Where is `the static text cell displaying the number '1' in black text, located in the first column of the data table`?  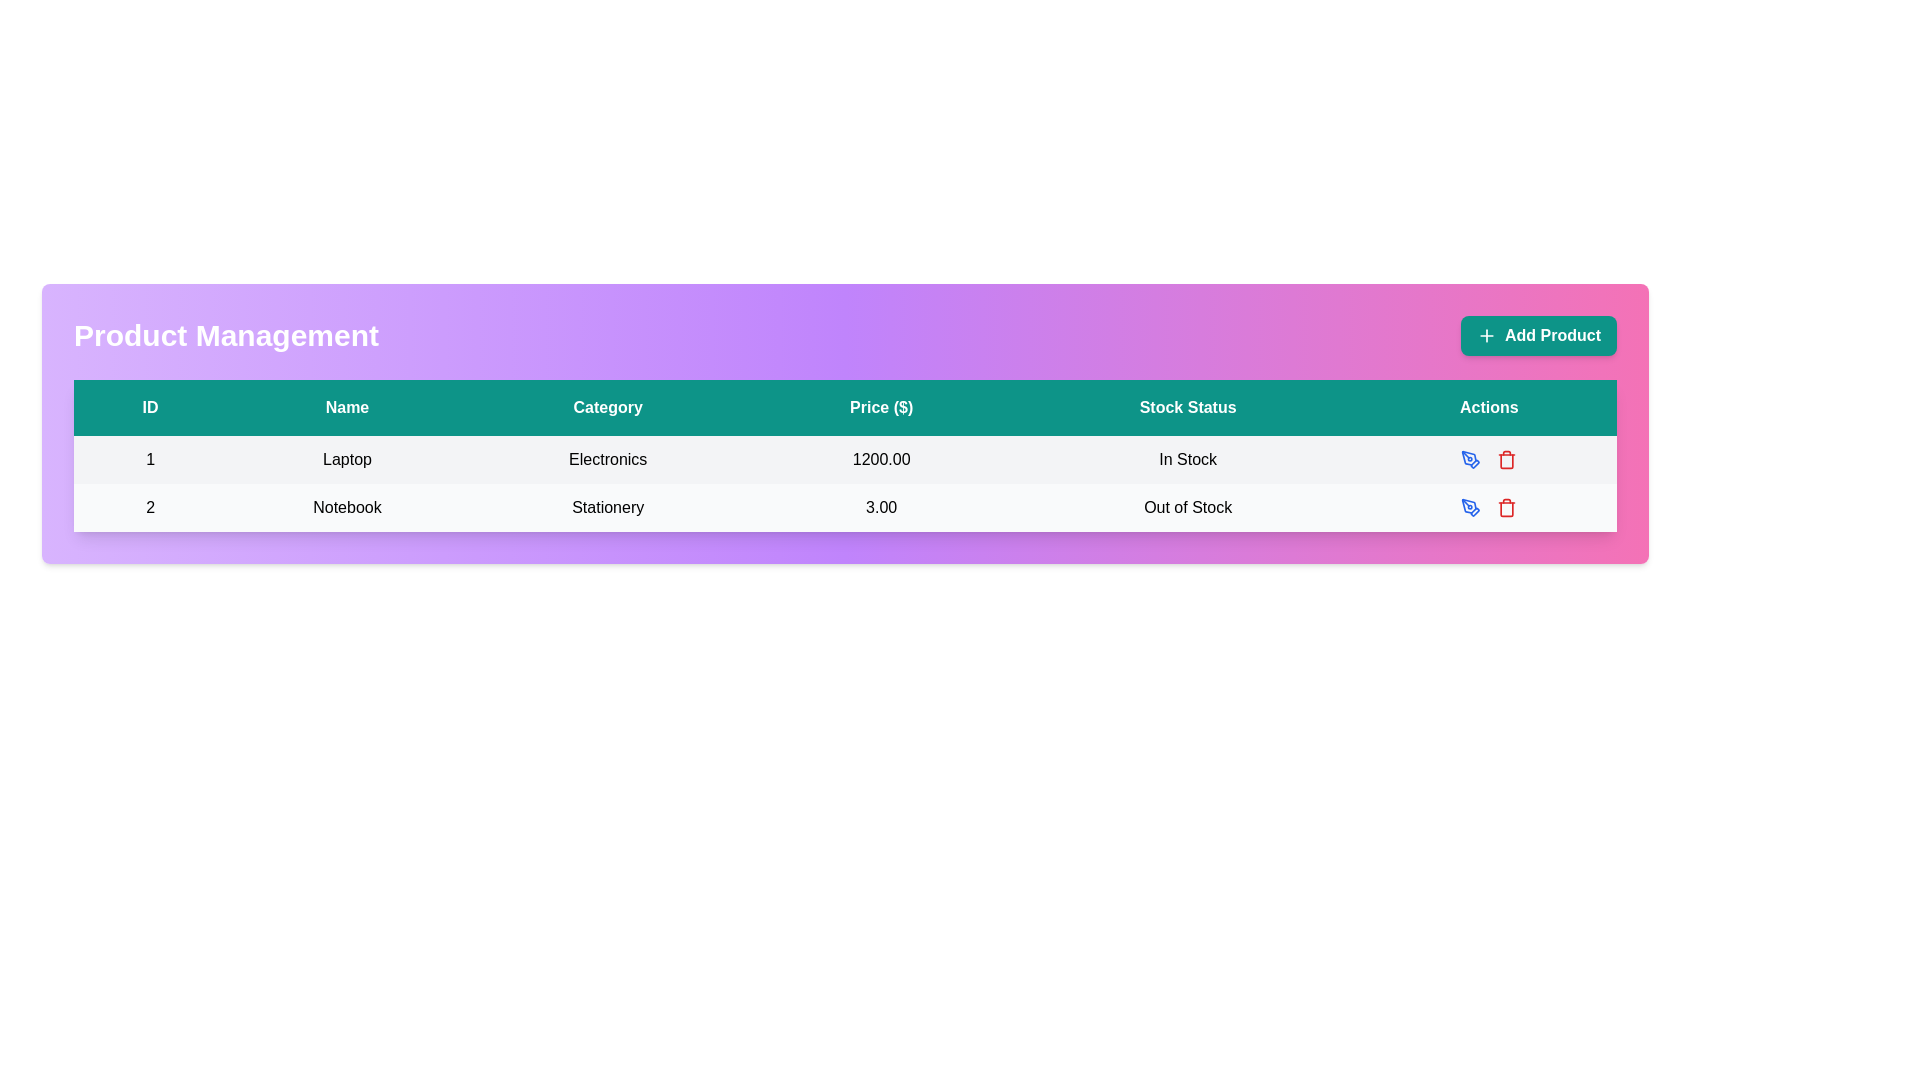 the static text cell displaying the number '1' in black text, located in the first column of the data table is located at coordinates (149, 459).